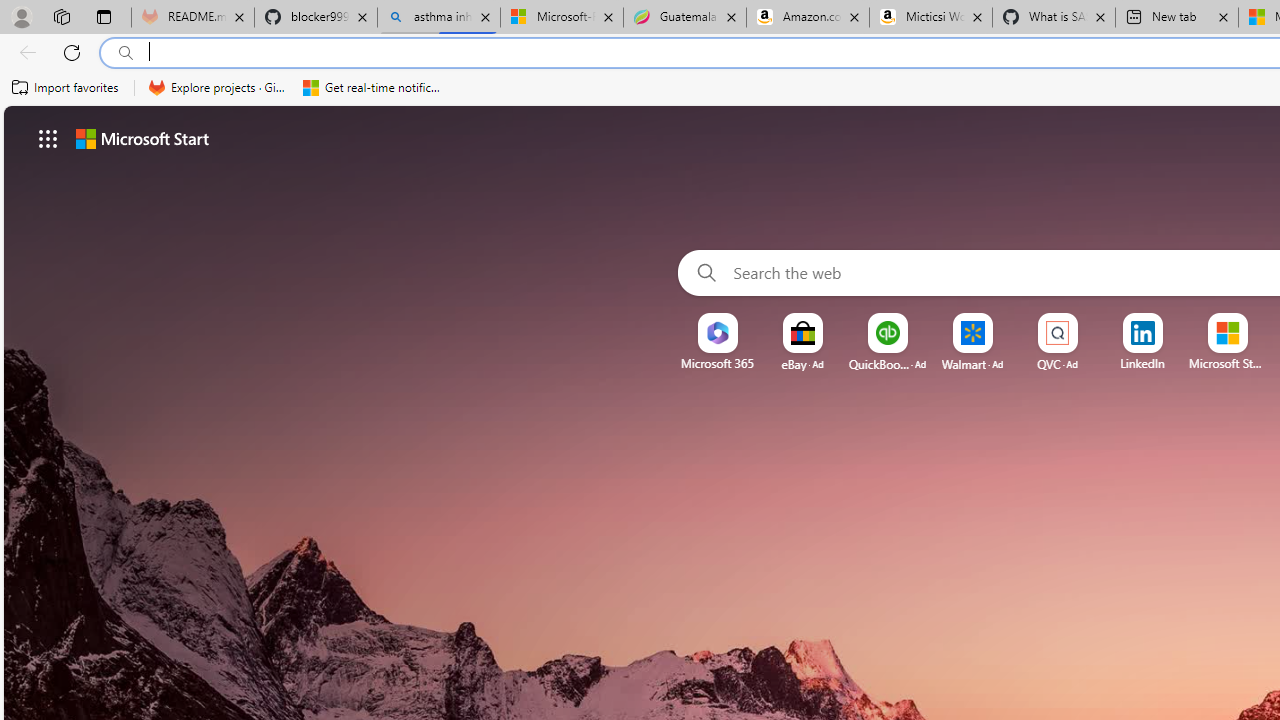 The height and width of the screenshot is (720, 1280). Describe the element at coordinates (48, 137) in the screenshot. I see `'App launcher'` at that location.